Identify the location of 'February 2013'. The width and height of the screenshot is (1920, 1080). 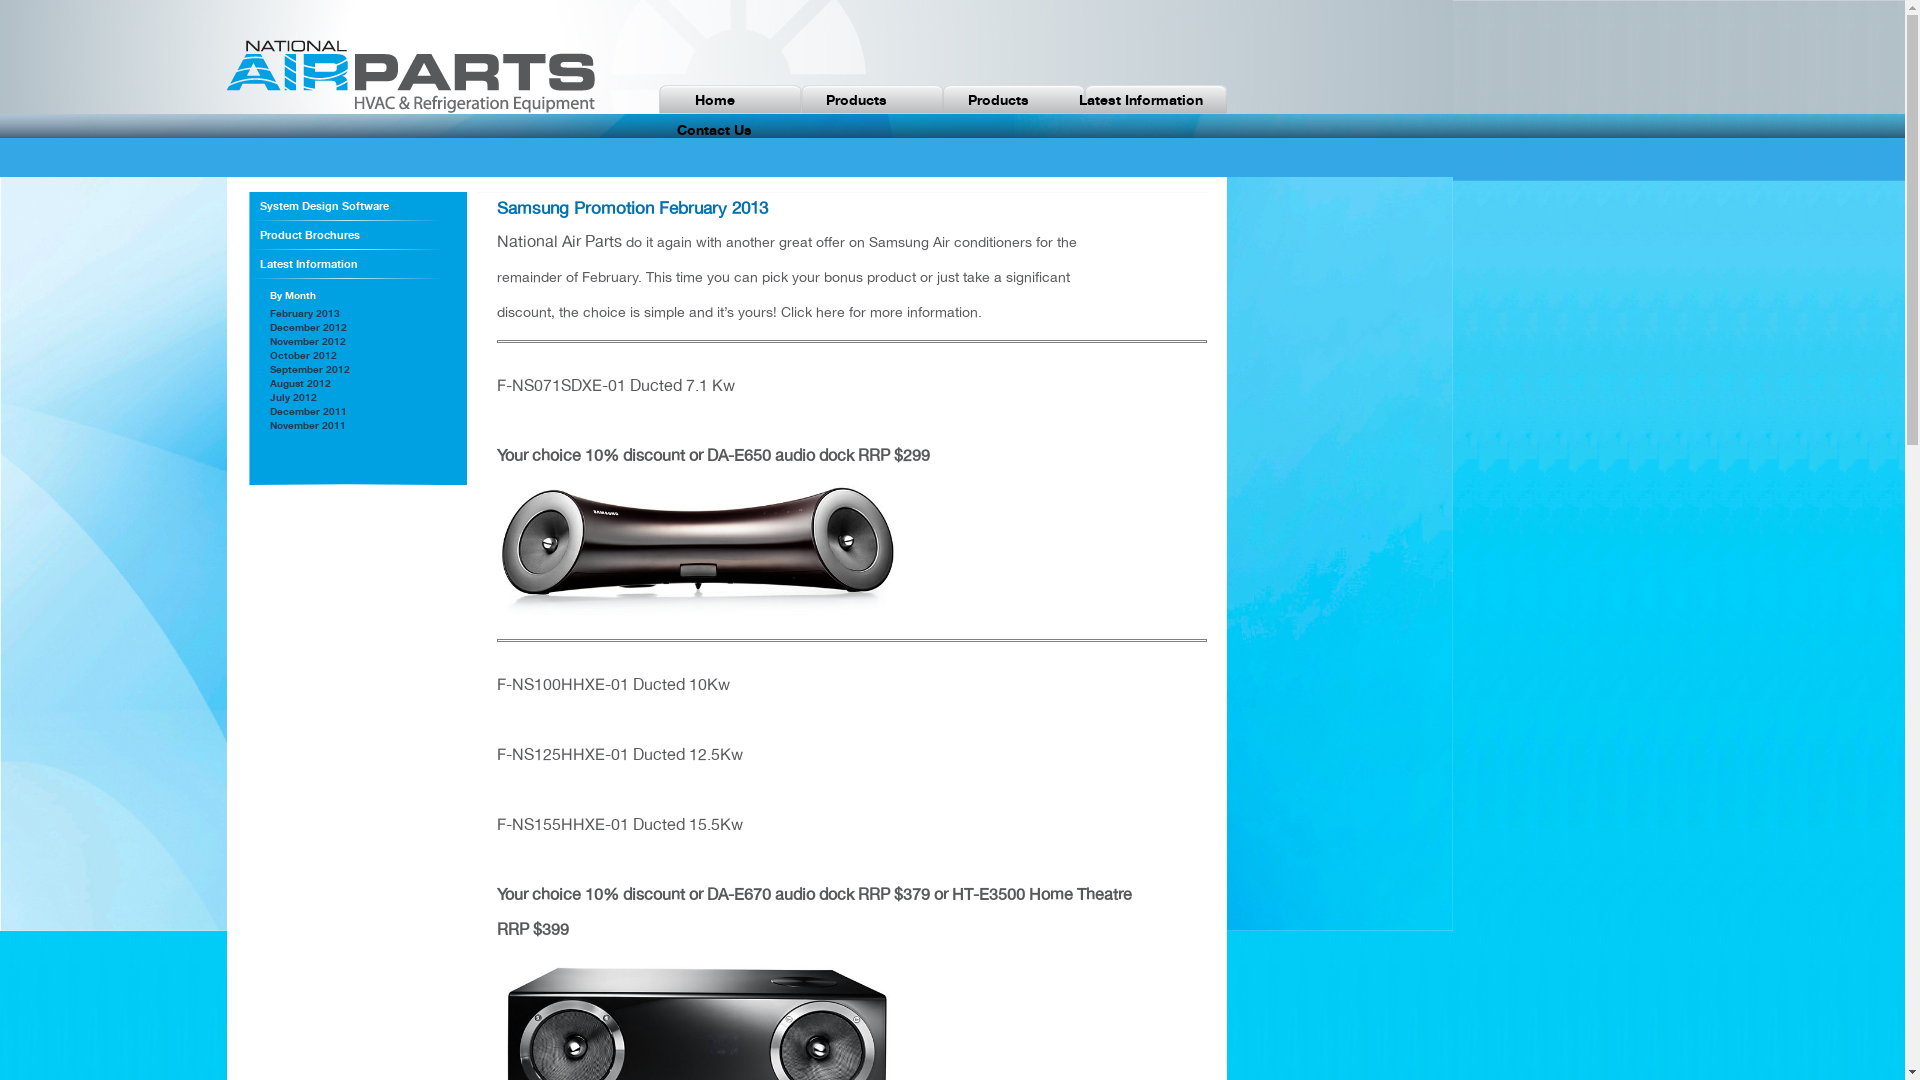
(304, 312).